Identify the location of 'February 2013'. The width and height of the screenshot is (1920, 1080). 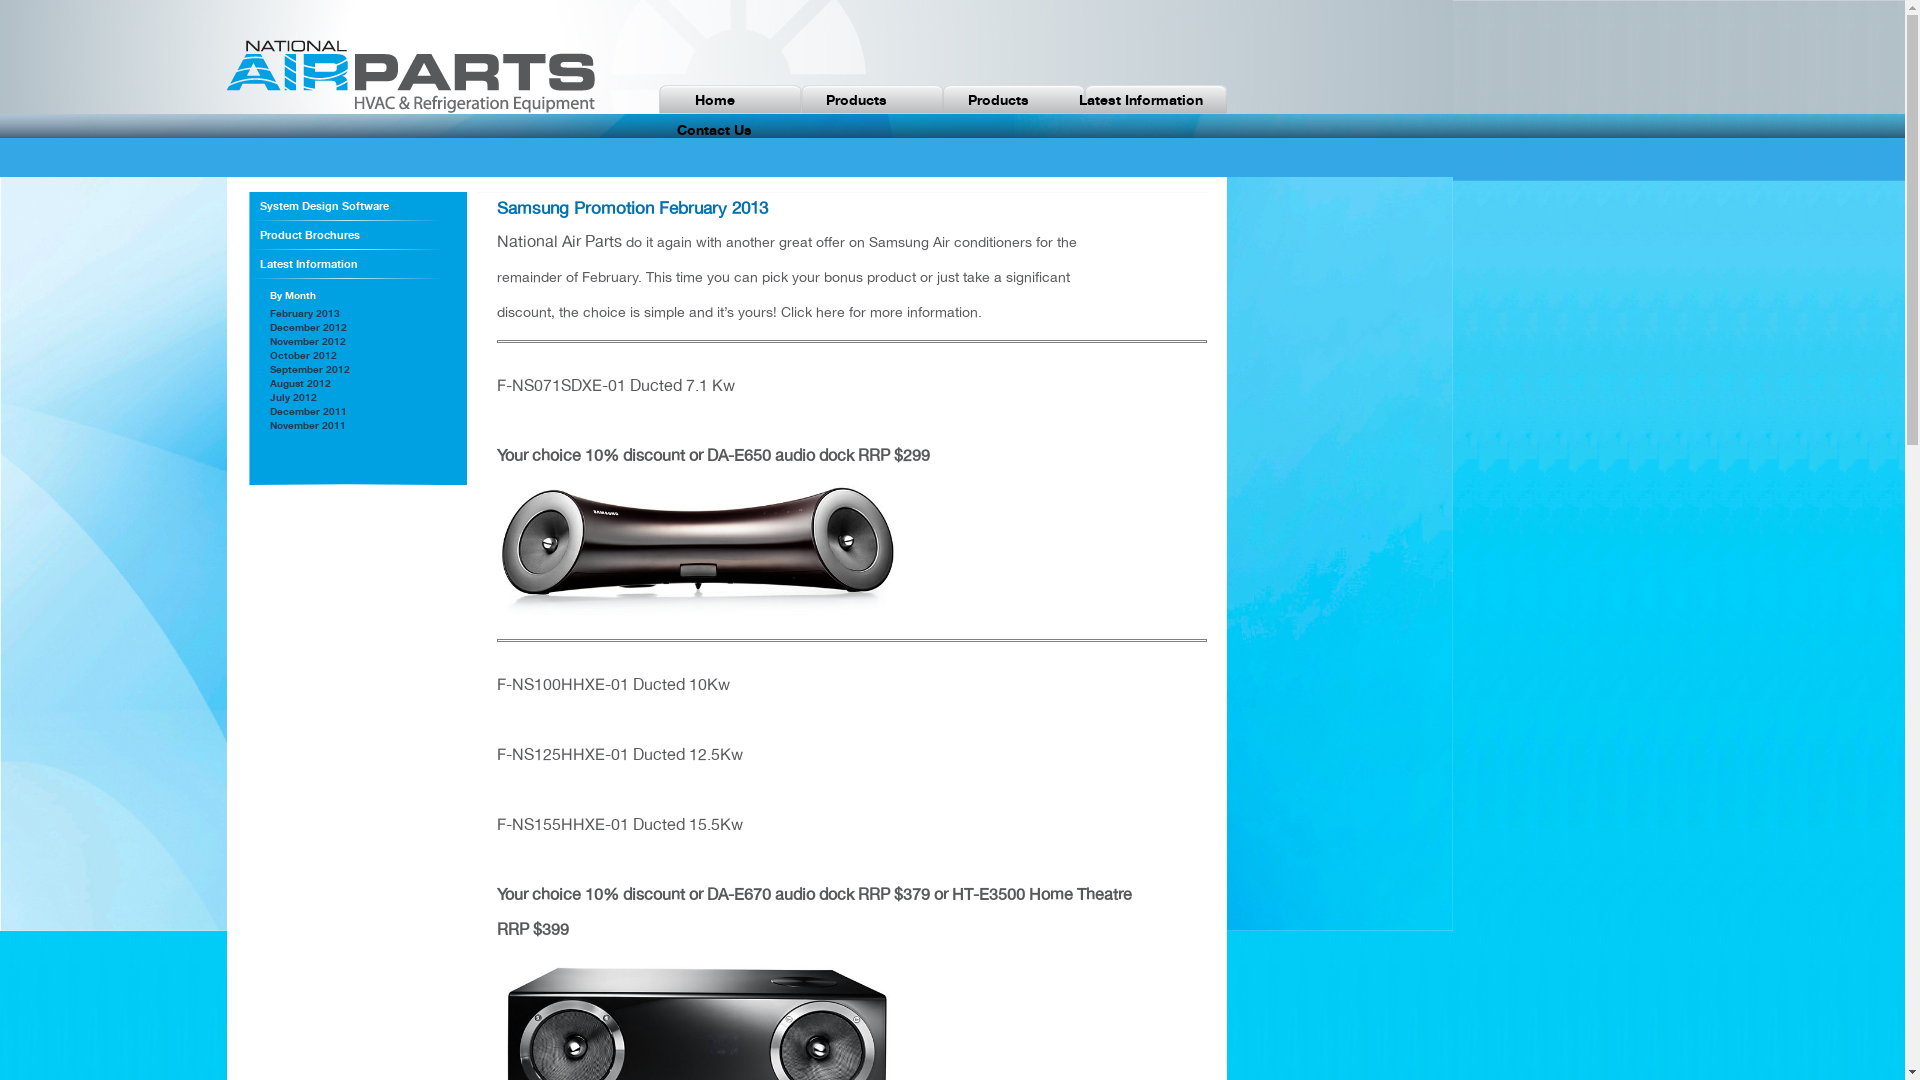
(304, 312).